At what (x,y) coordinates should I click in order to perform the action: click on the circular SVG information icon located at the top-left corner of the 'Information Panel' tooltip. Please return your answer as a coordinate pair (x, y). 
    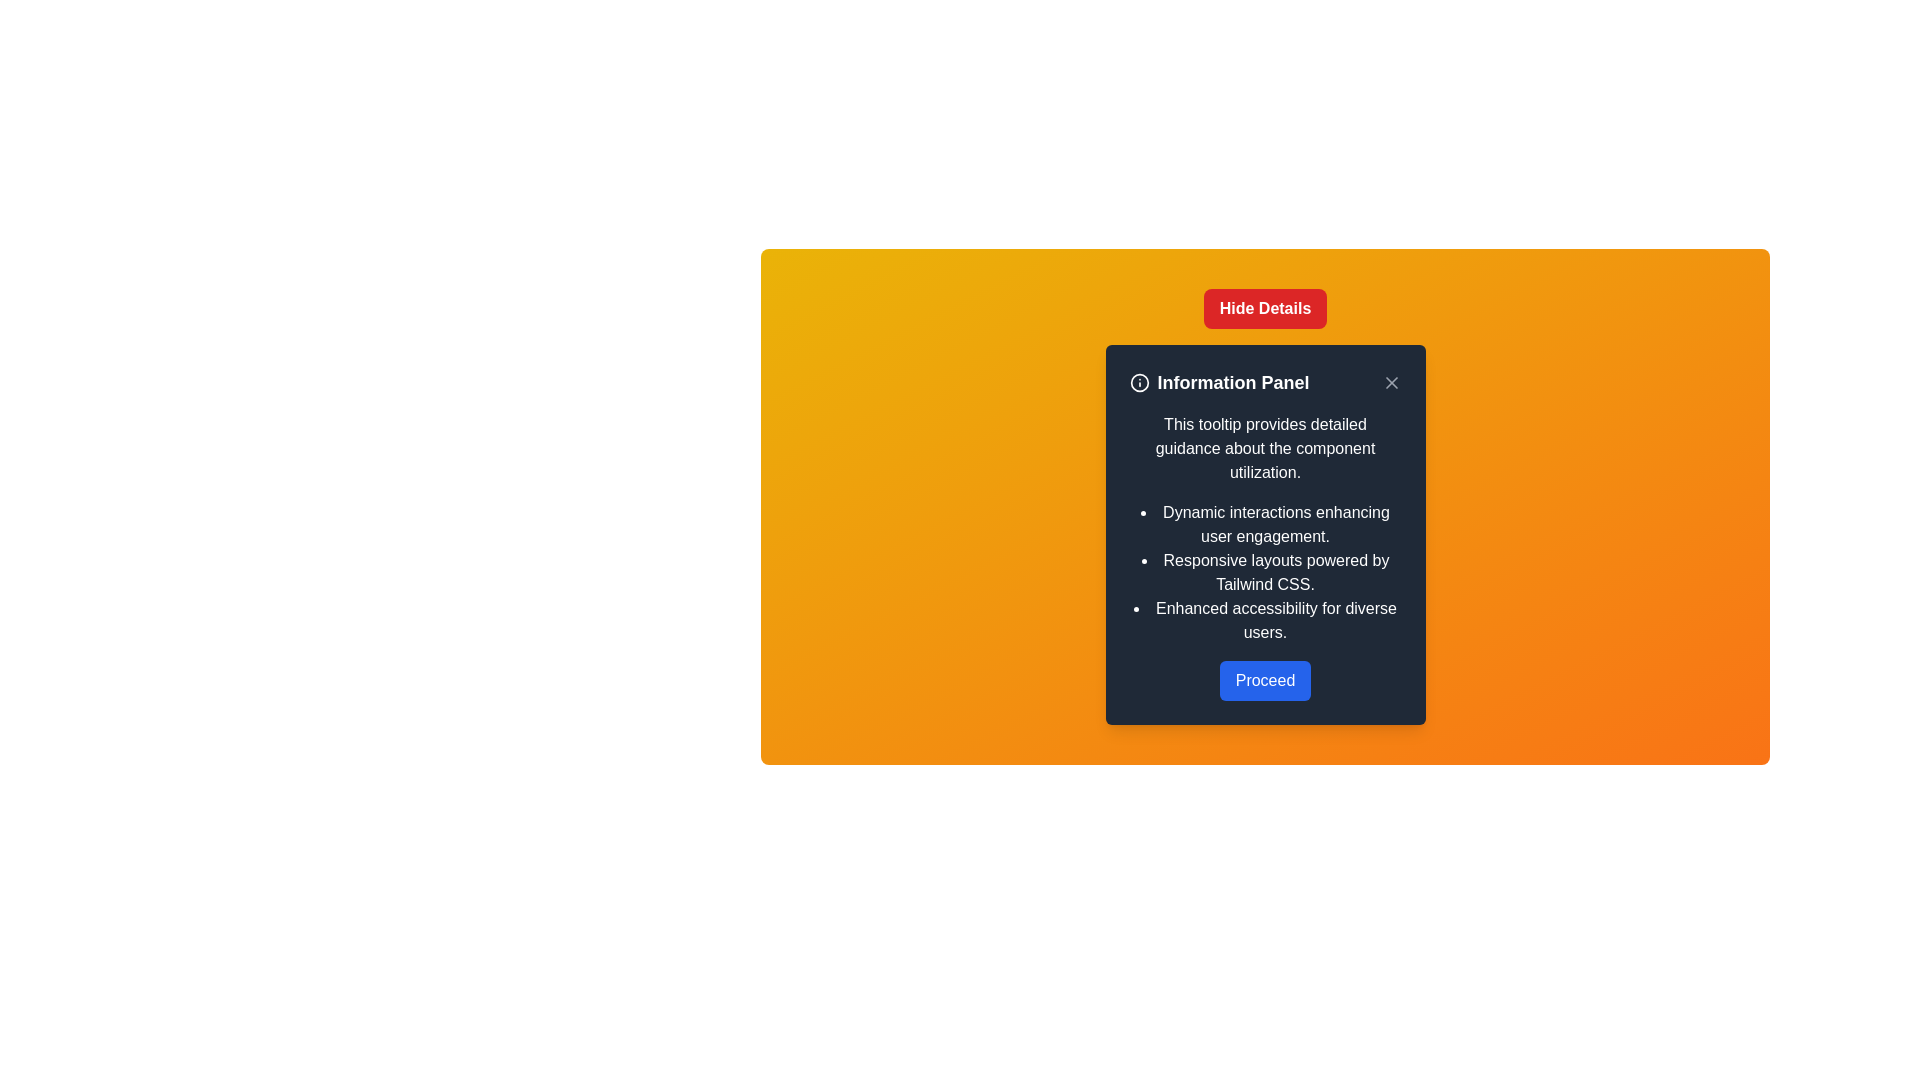
    Looking at the image, I should click on (1139, 382).